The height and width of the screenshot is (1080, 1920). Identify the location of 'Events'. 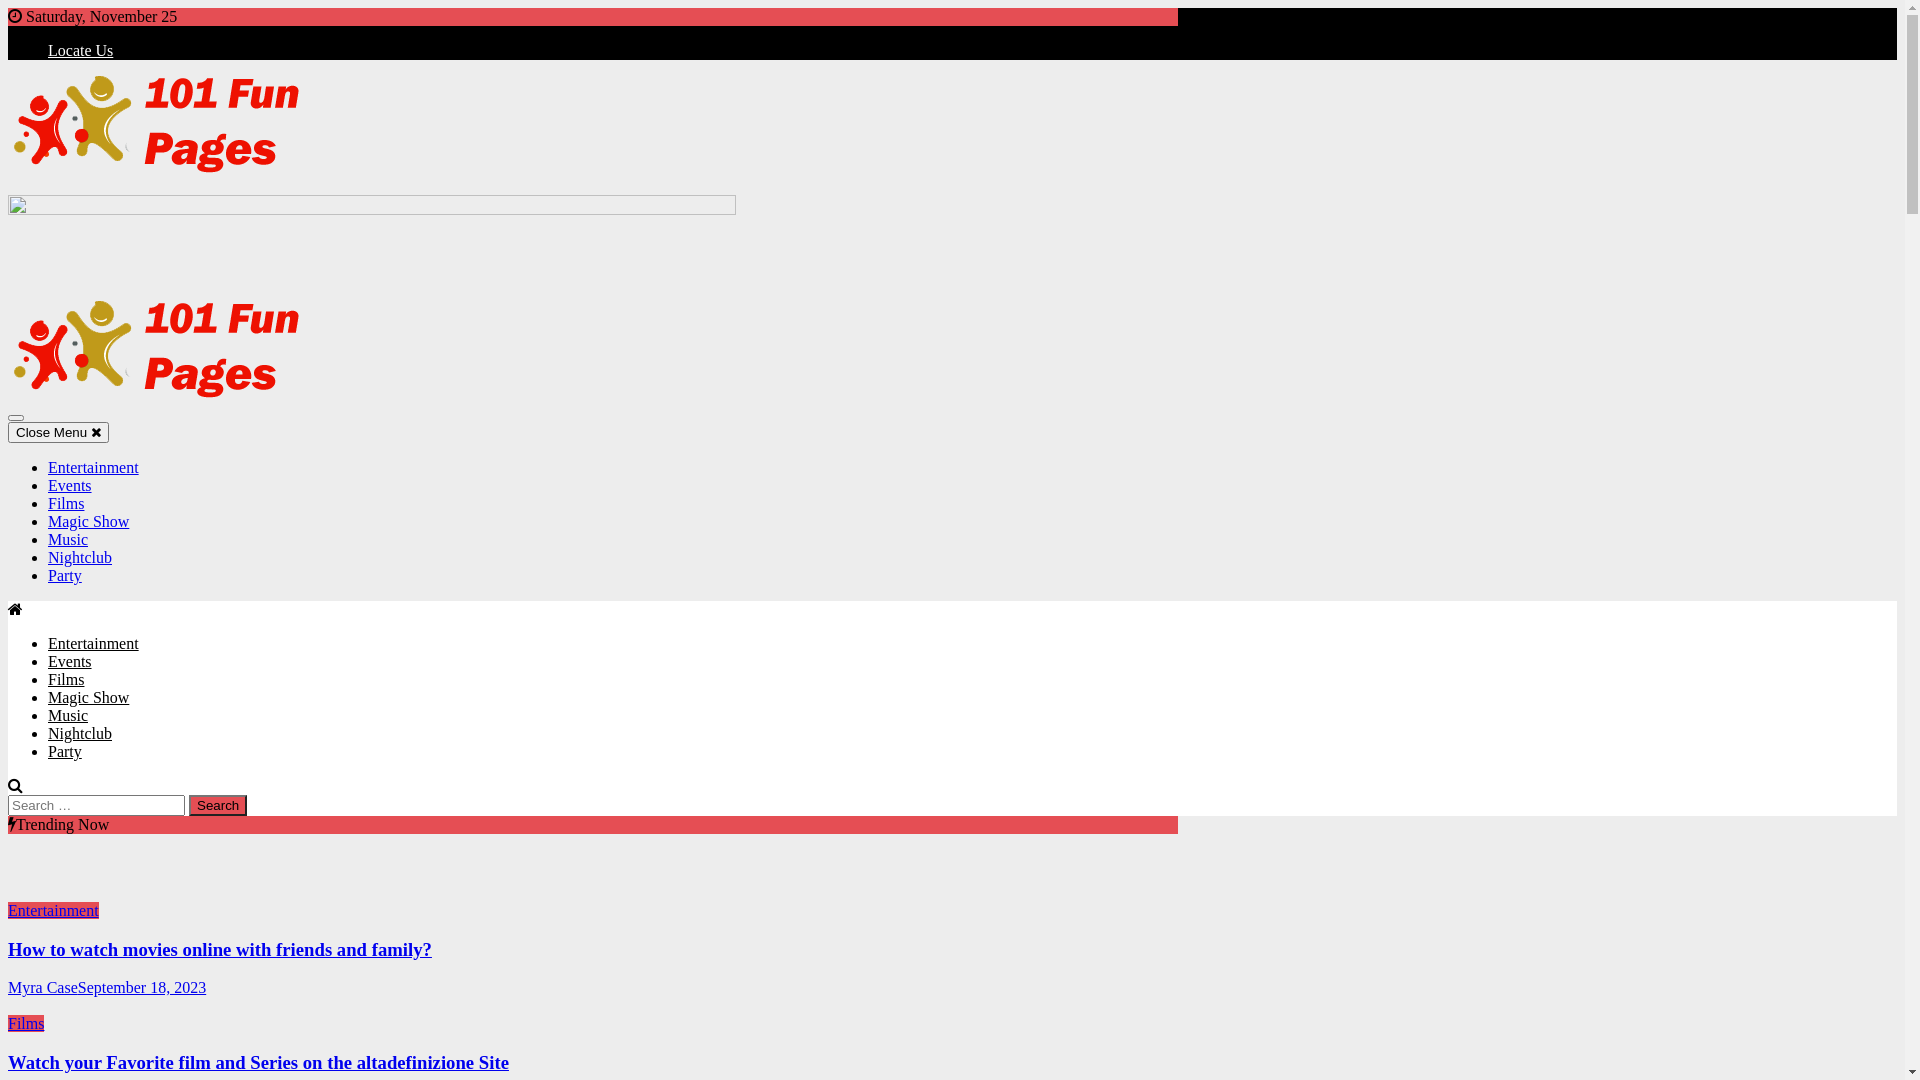
(70, 661).